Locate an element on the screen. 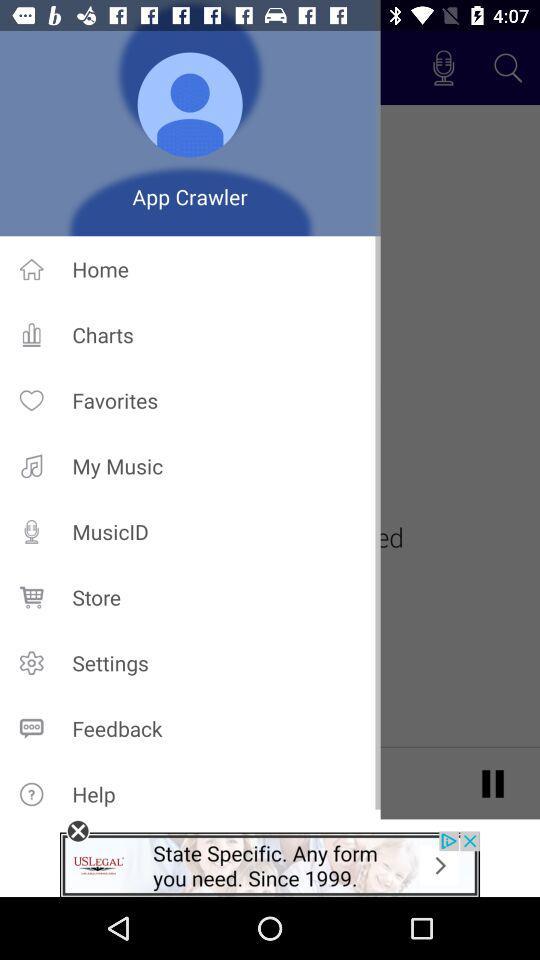 The width and height of the screenshot is (540, 960). the close icon is located at coordinates (77, 831).